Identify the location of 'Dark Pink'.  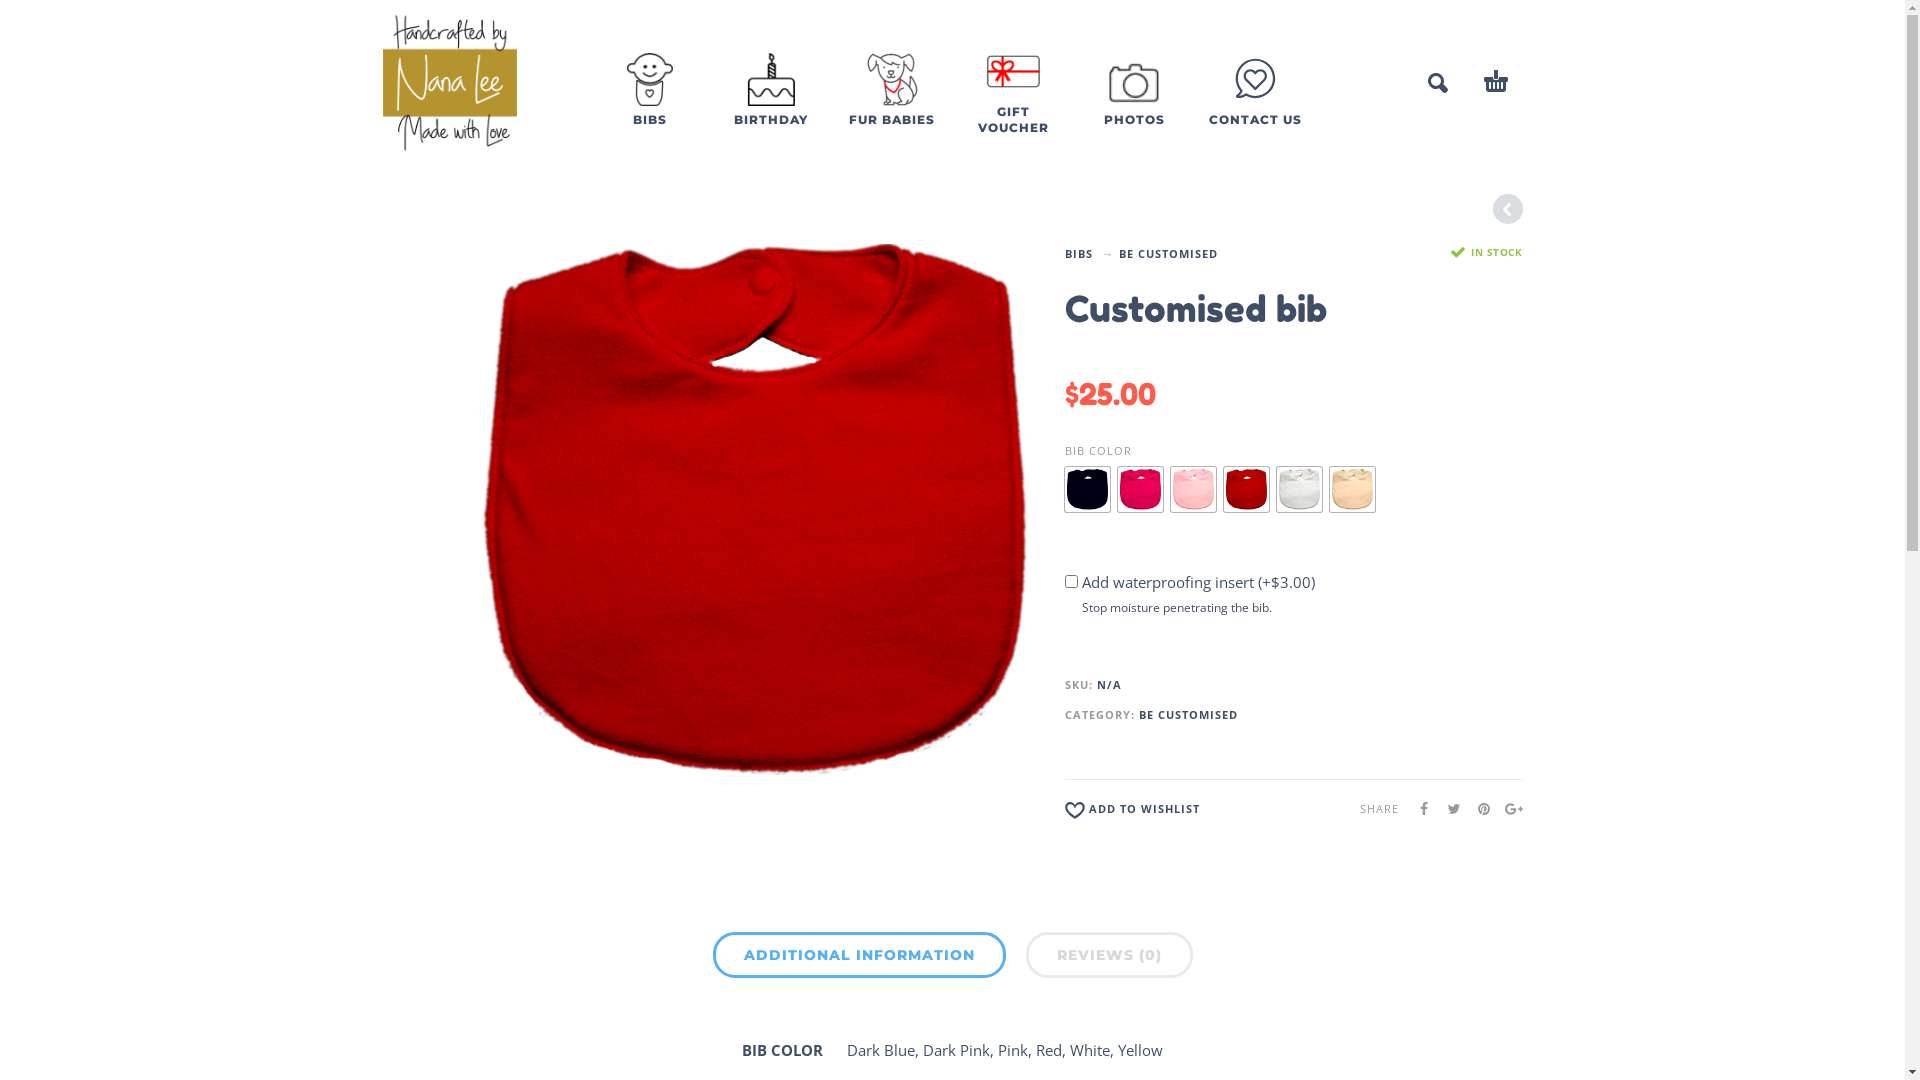
(1140, 489).